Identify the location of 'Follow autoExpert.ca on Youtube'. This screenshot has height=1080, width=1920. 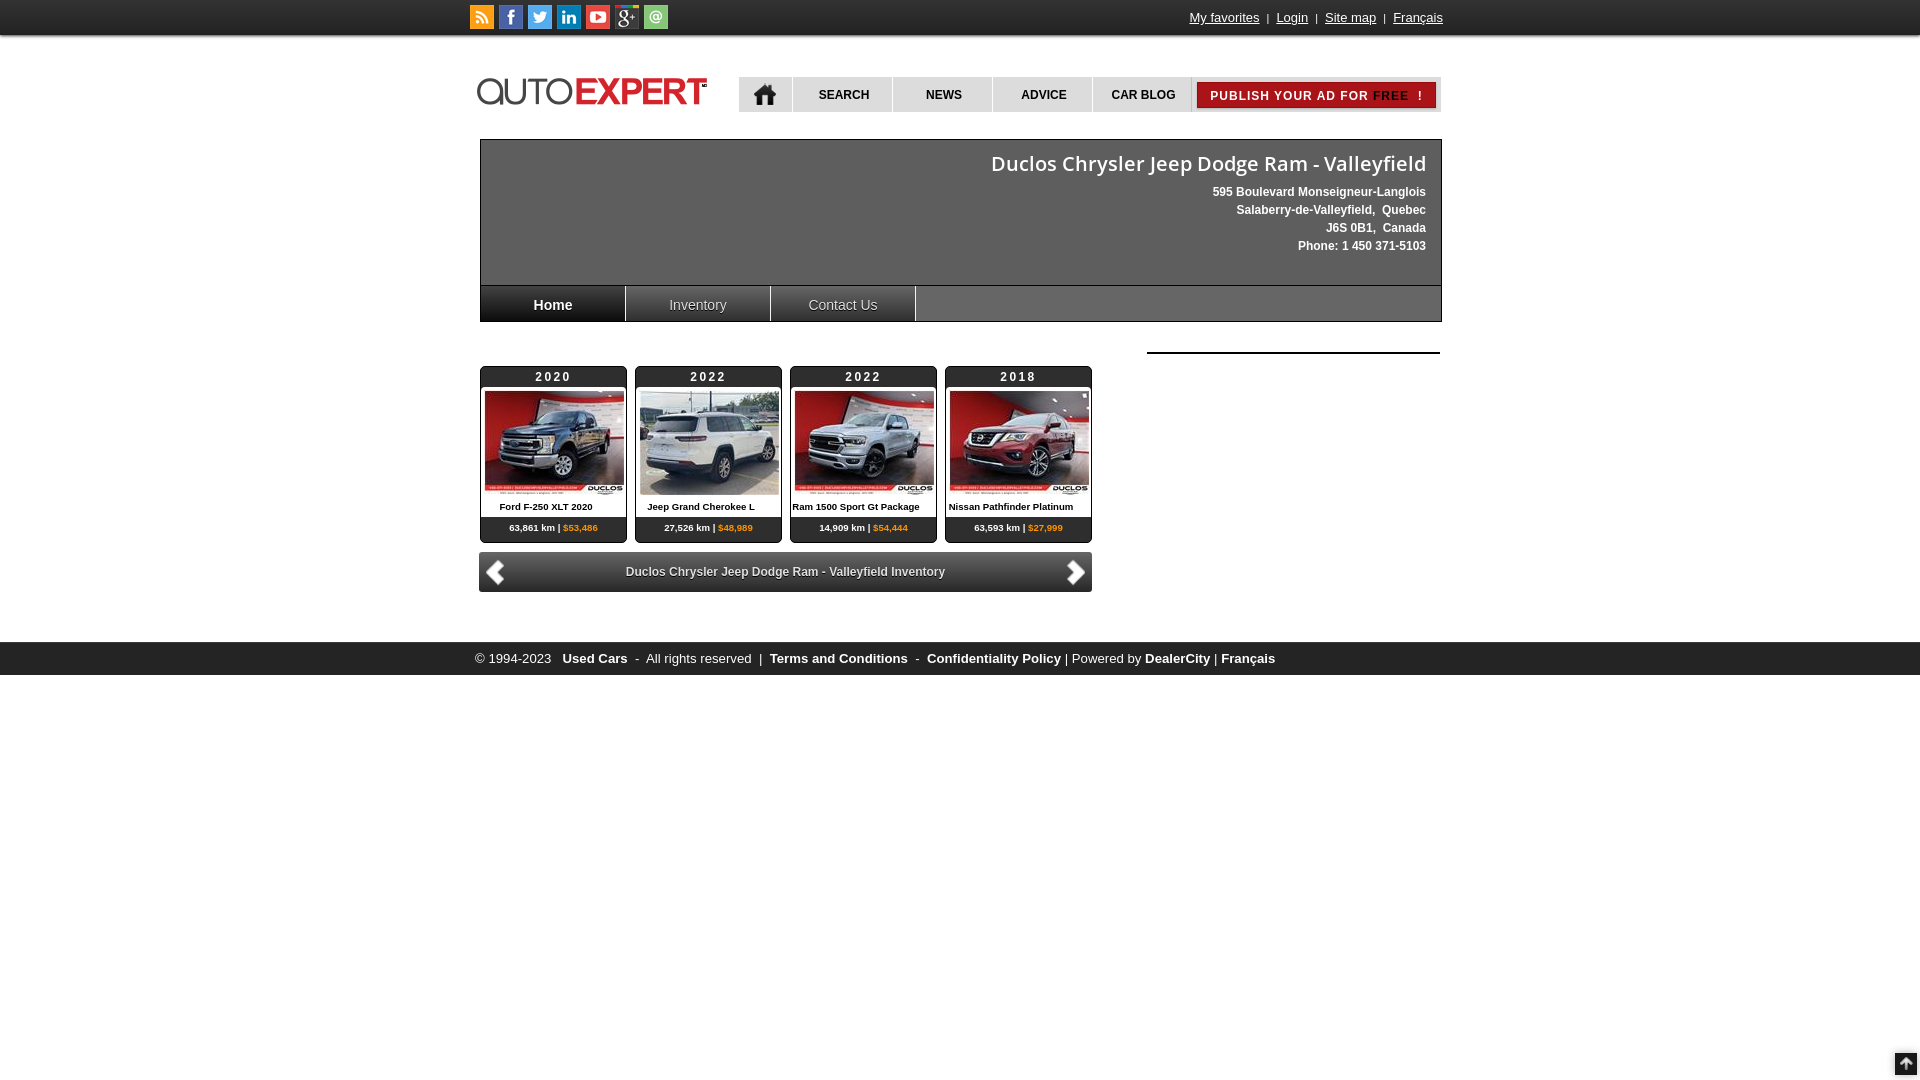
(584, 24).